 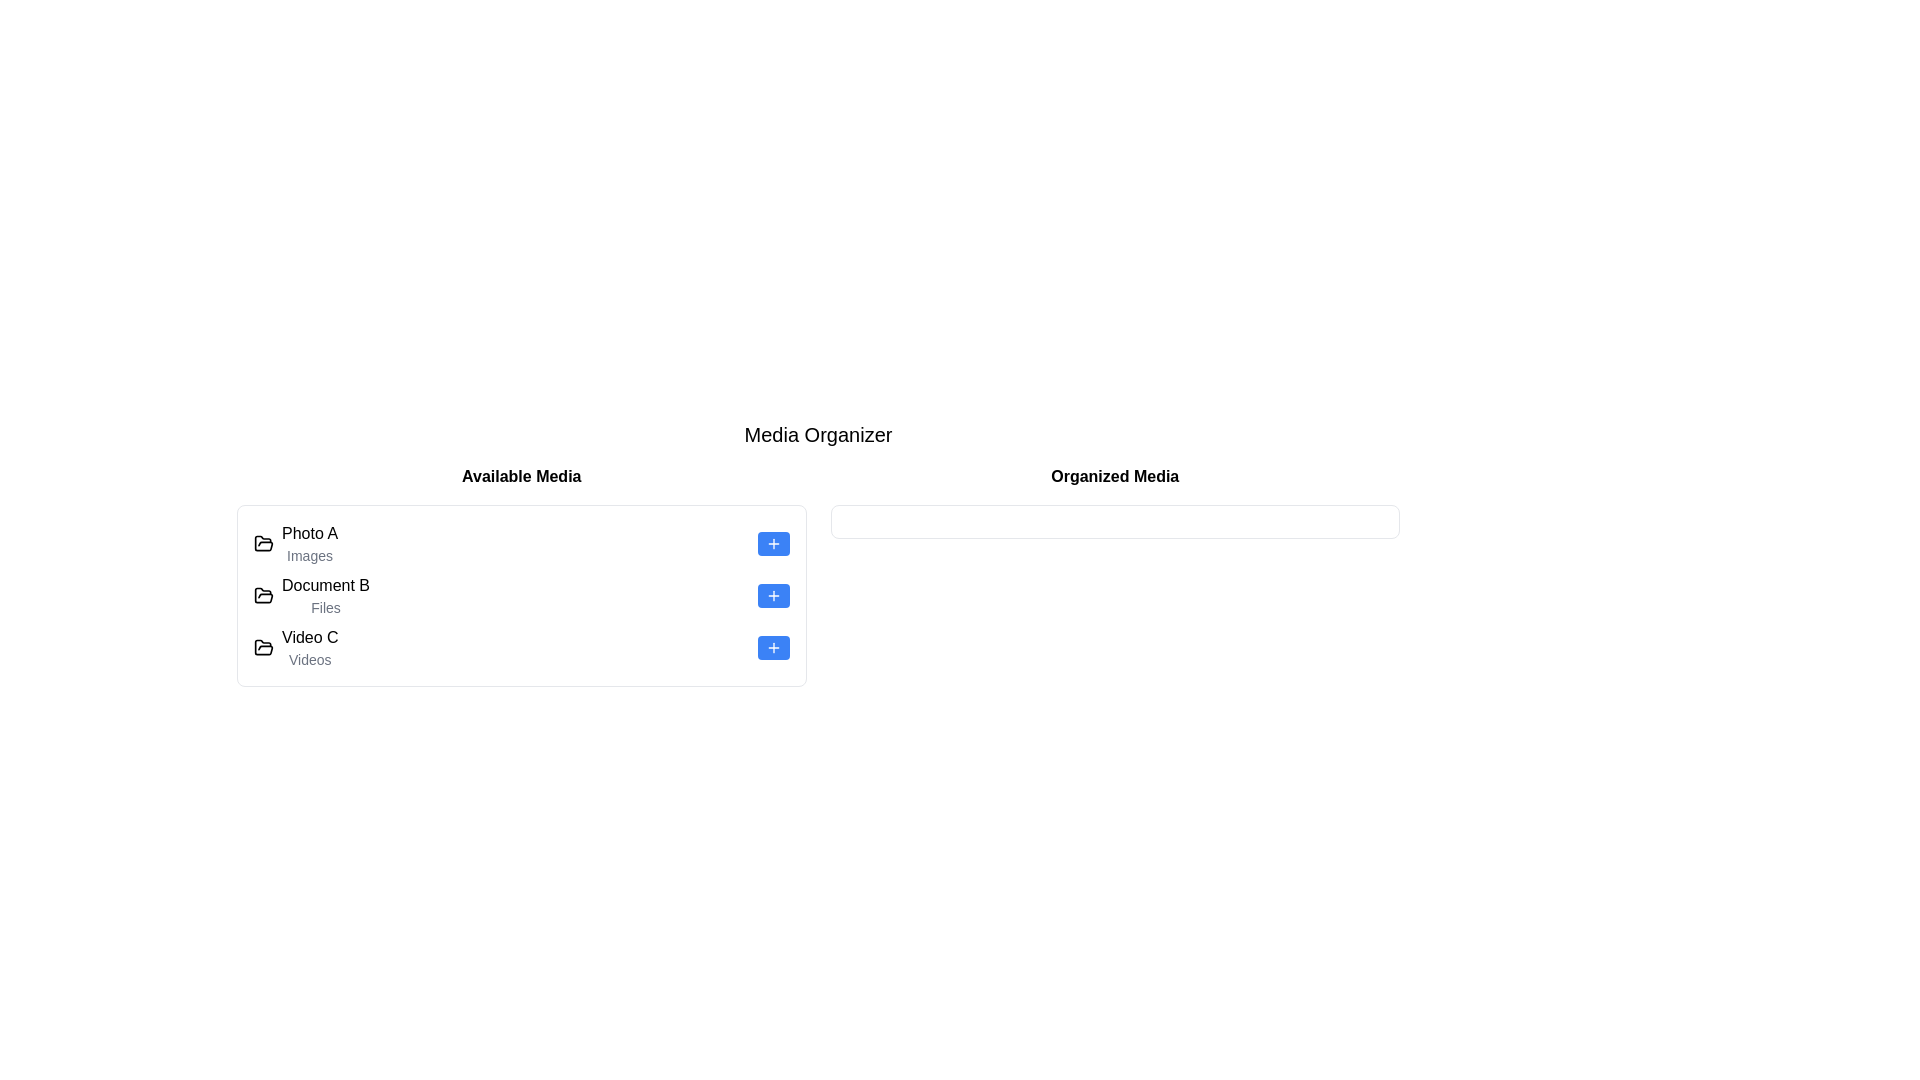 I want to click on the Icon button with a circular plus symbol, located, so click(x=772, y=543).